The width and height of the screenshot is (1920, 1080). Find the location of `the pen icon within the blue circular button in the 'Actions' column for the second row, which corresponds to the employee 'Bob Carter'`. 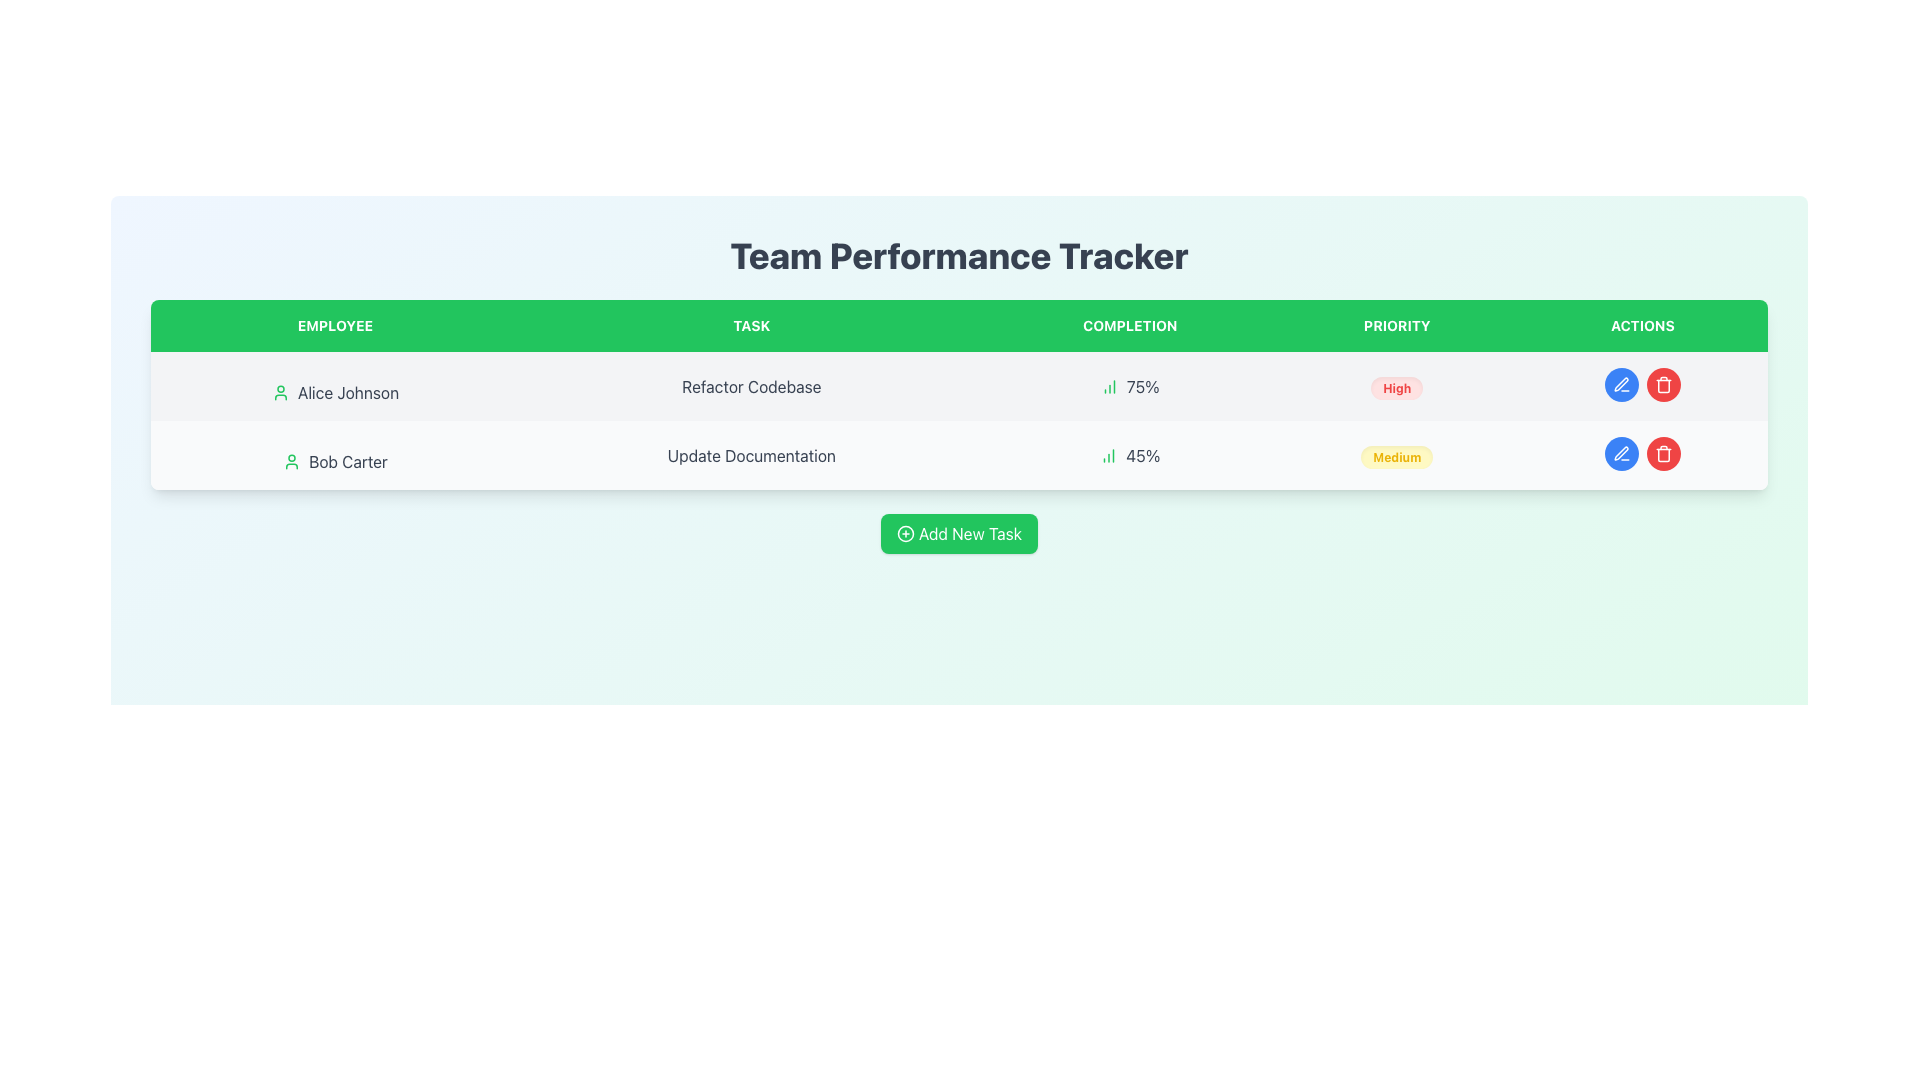

the pen icon within the blue circular button in the 'Actions' column for the second row, which corresponds to the employee 'Bob Carter' is located at coordinates (1621, 453).